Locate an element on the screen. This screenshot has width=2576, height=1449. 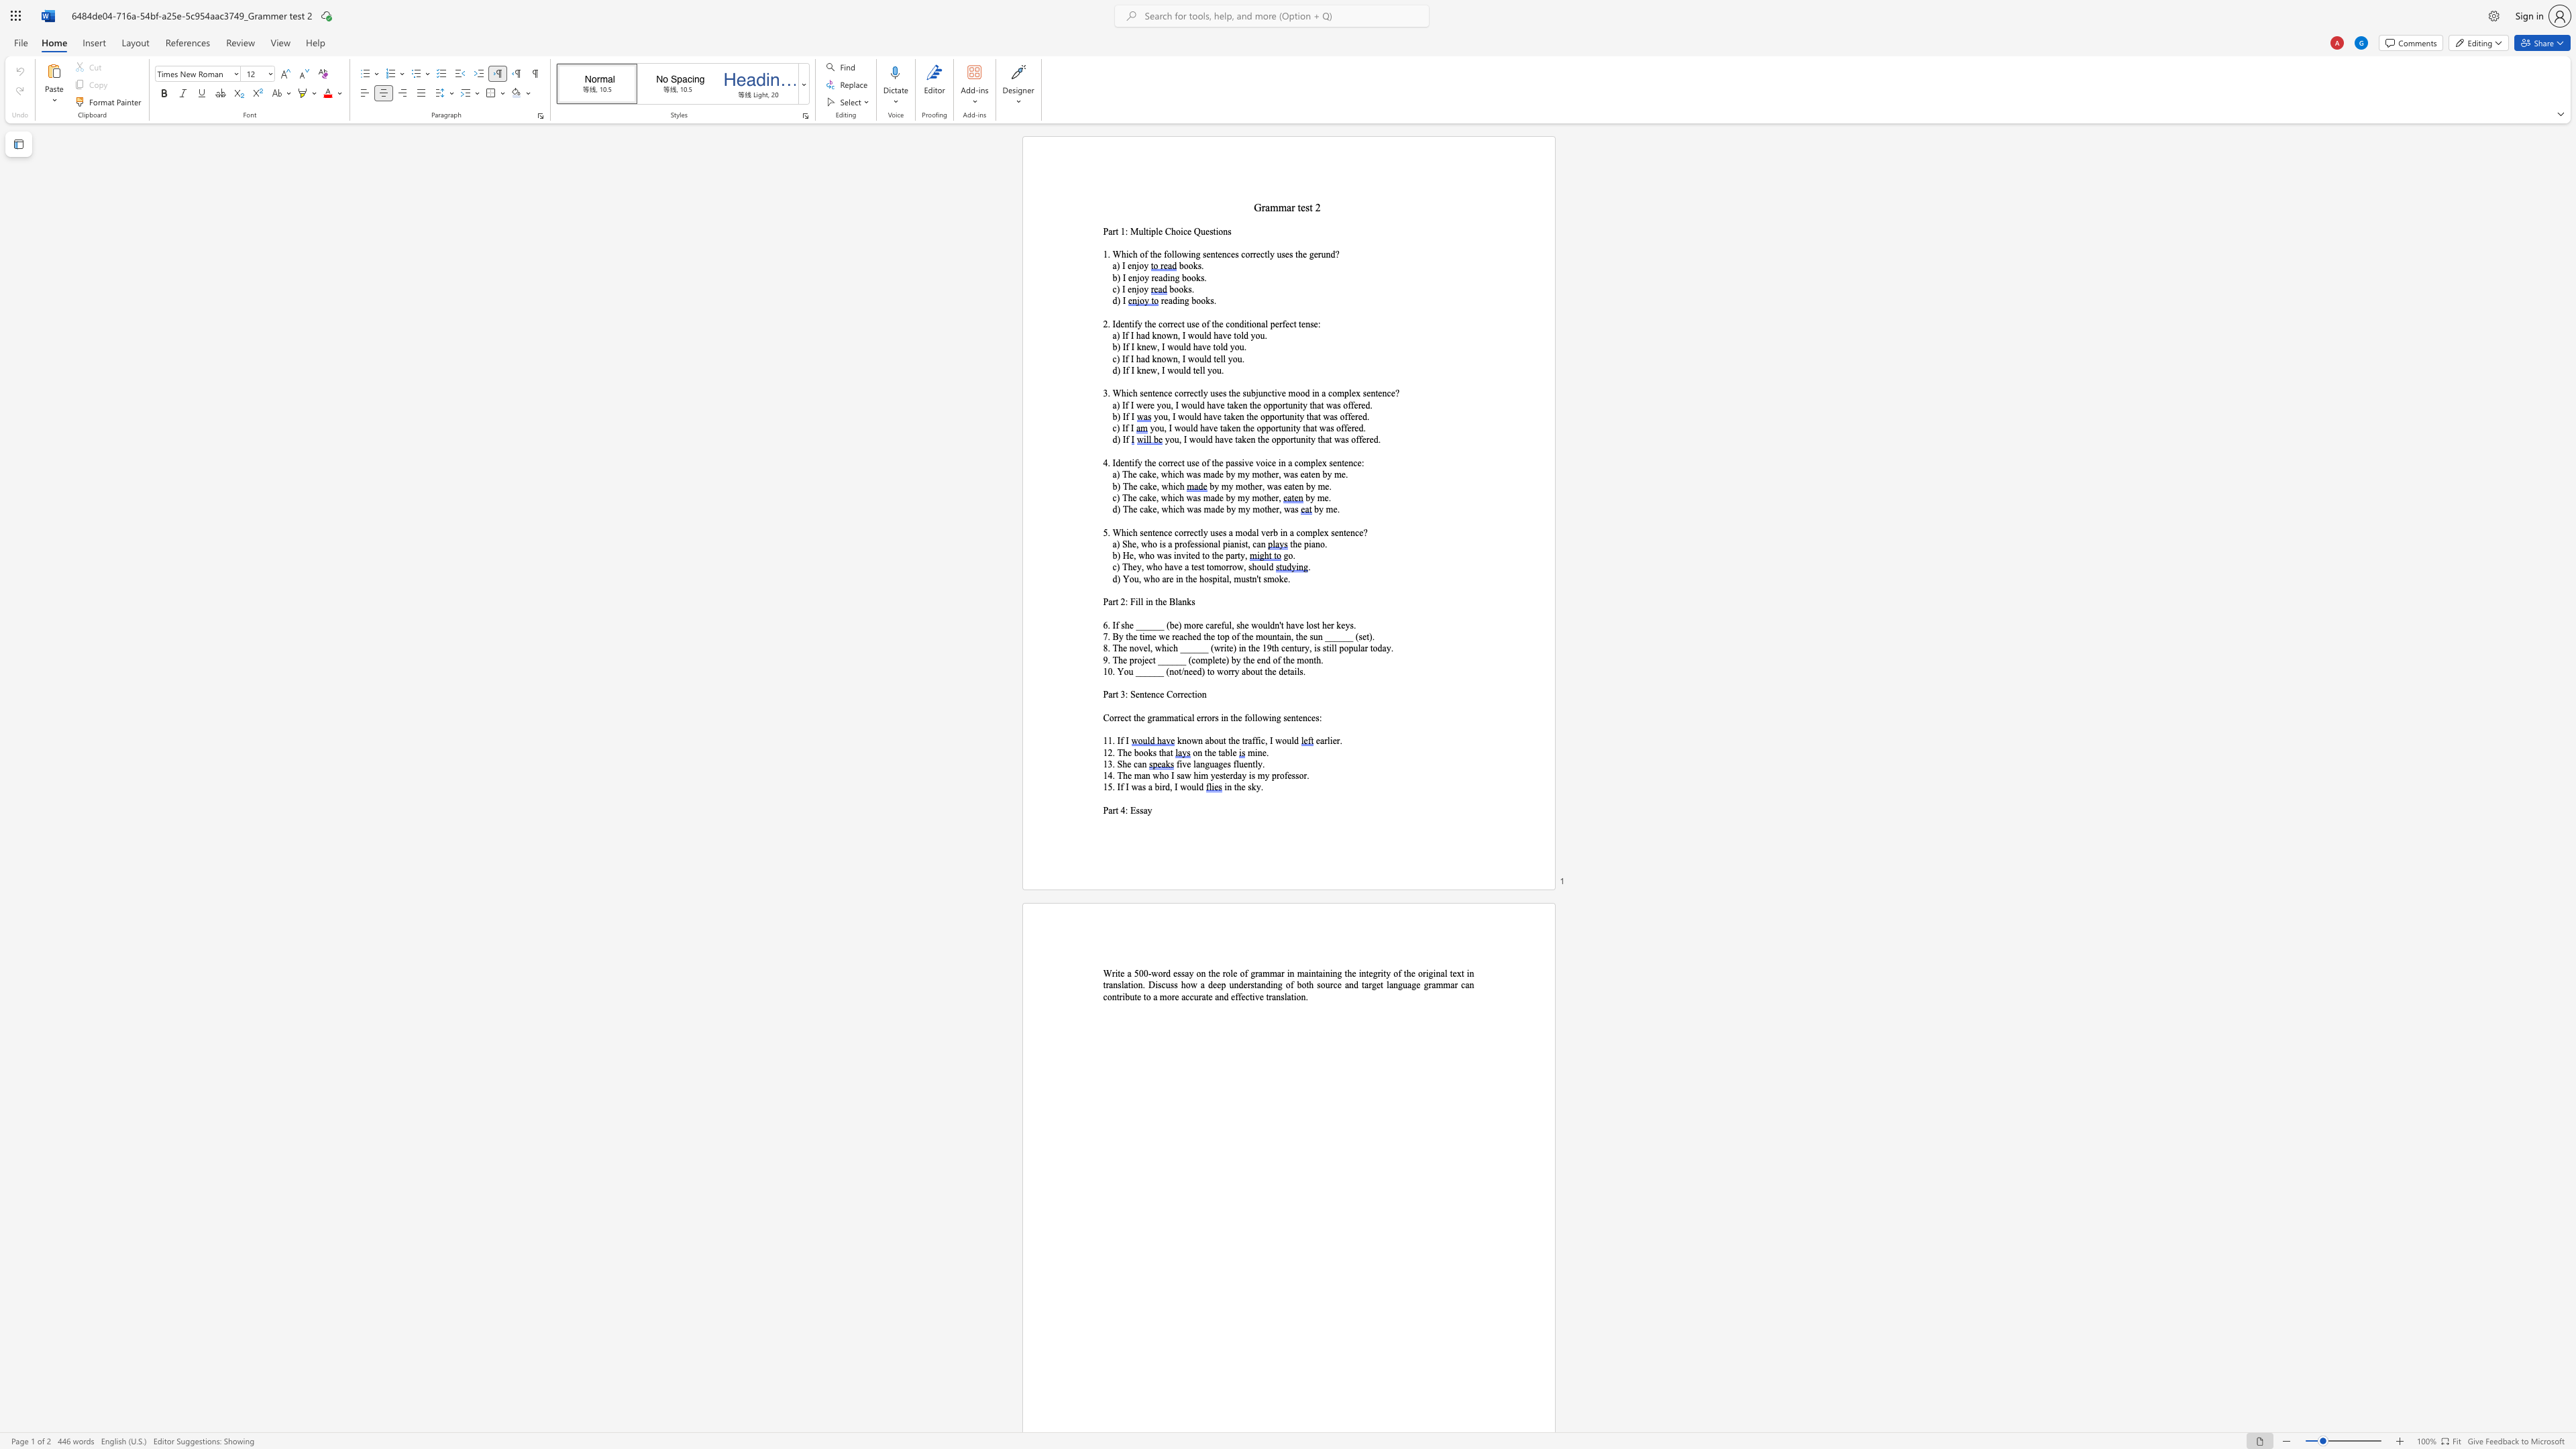
the space between the continuous character "l" and "e" in the text is located at coordinates (1157, 230).